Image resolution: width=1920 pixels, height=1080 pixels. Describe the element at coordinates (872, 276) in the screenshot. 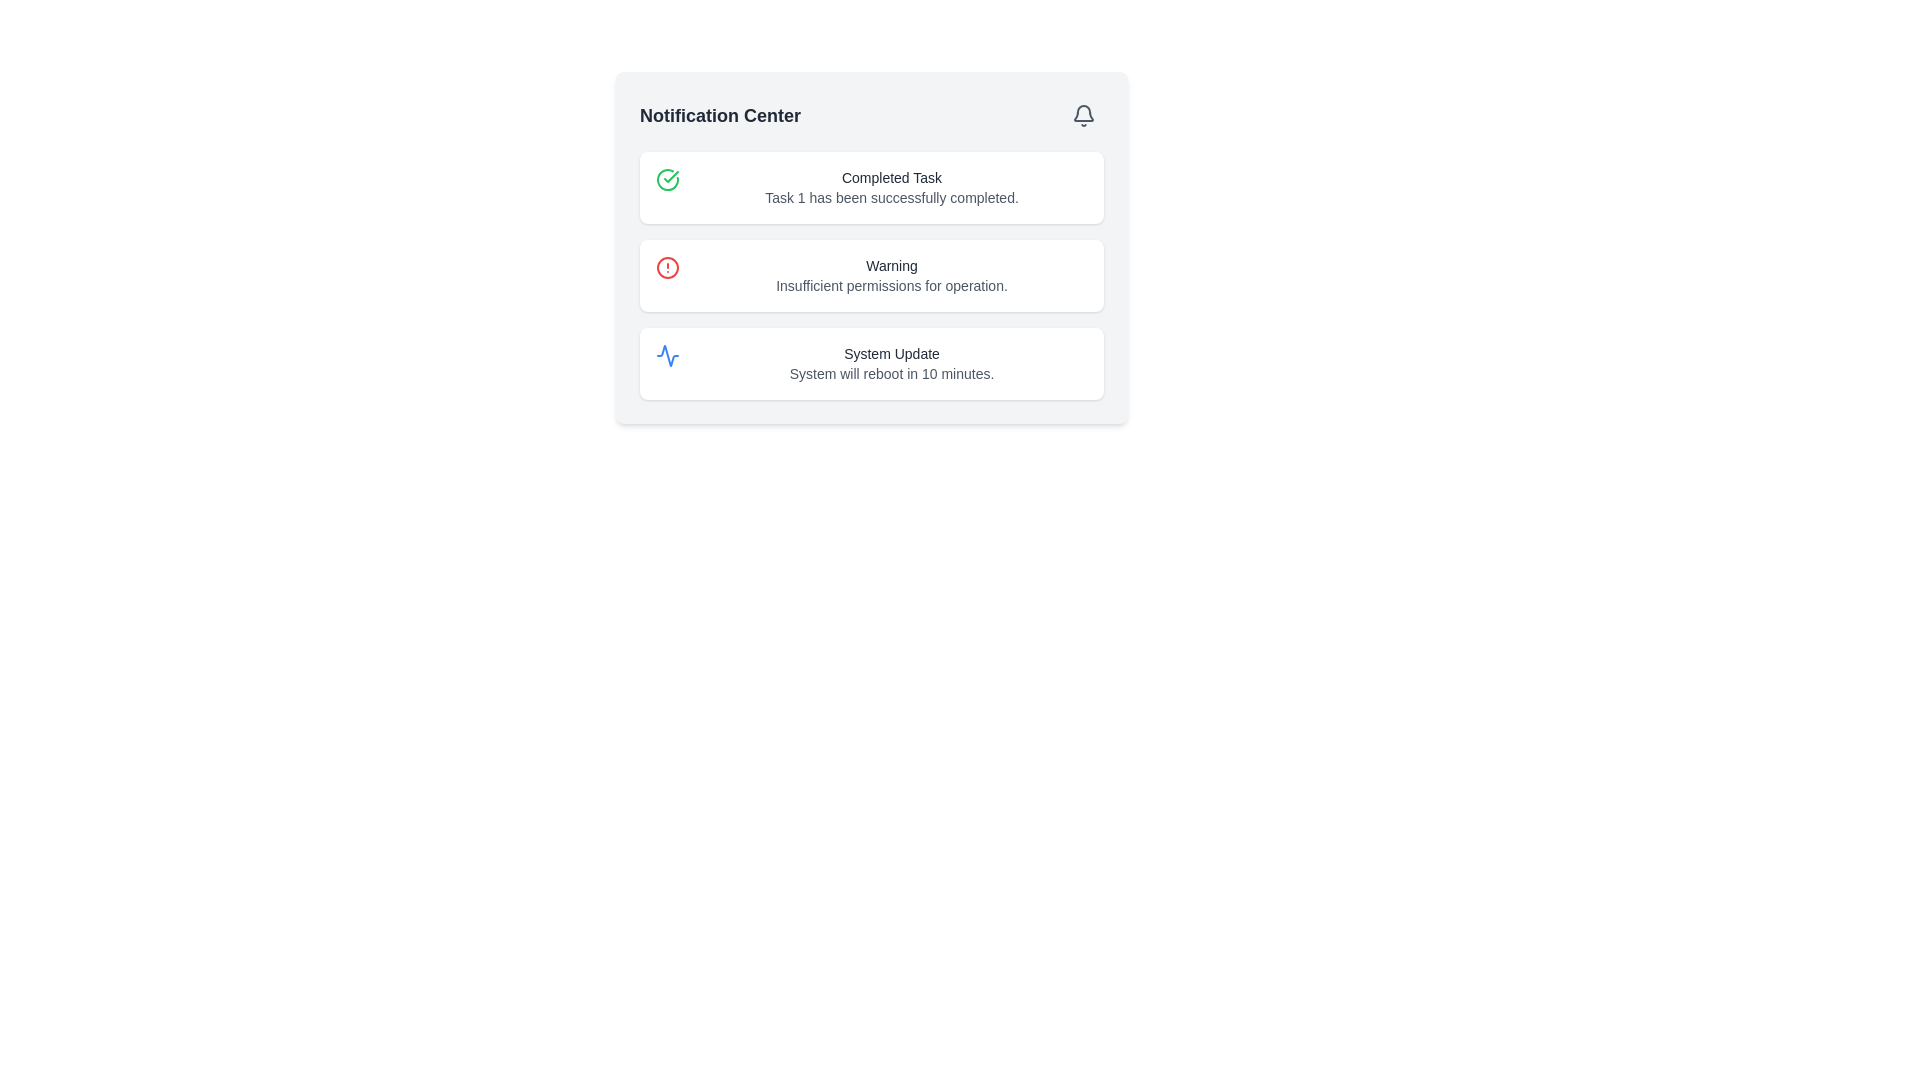

I see `the notification box displaying the warning message 'Insufficient permissions for operation.' which is the second notification in the 'Notification Center.'` at that location.